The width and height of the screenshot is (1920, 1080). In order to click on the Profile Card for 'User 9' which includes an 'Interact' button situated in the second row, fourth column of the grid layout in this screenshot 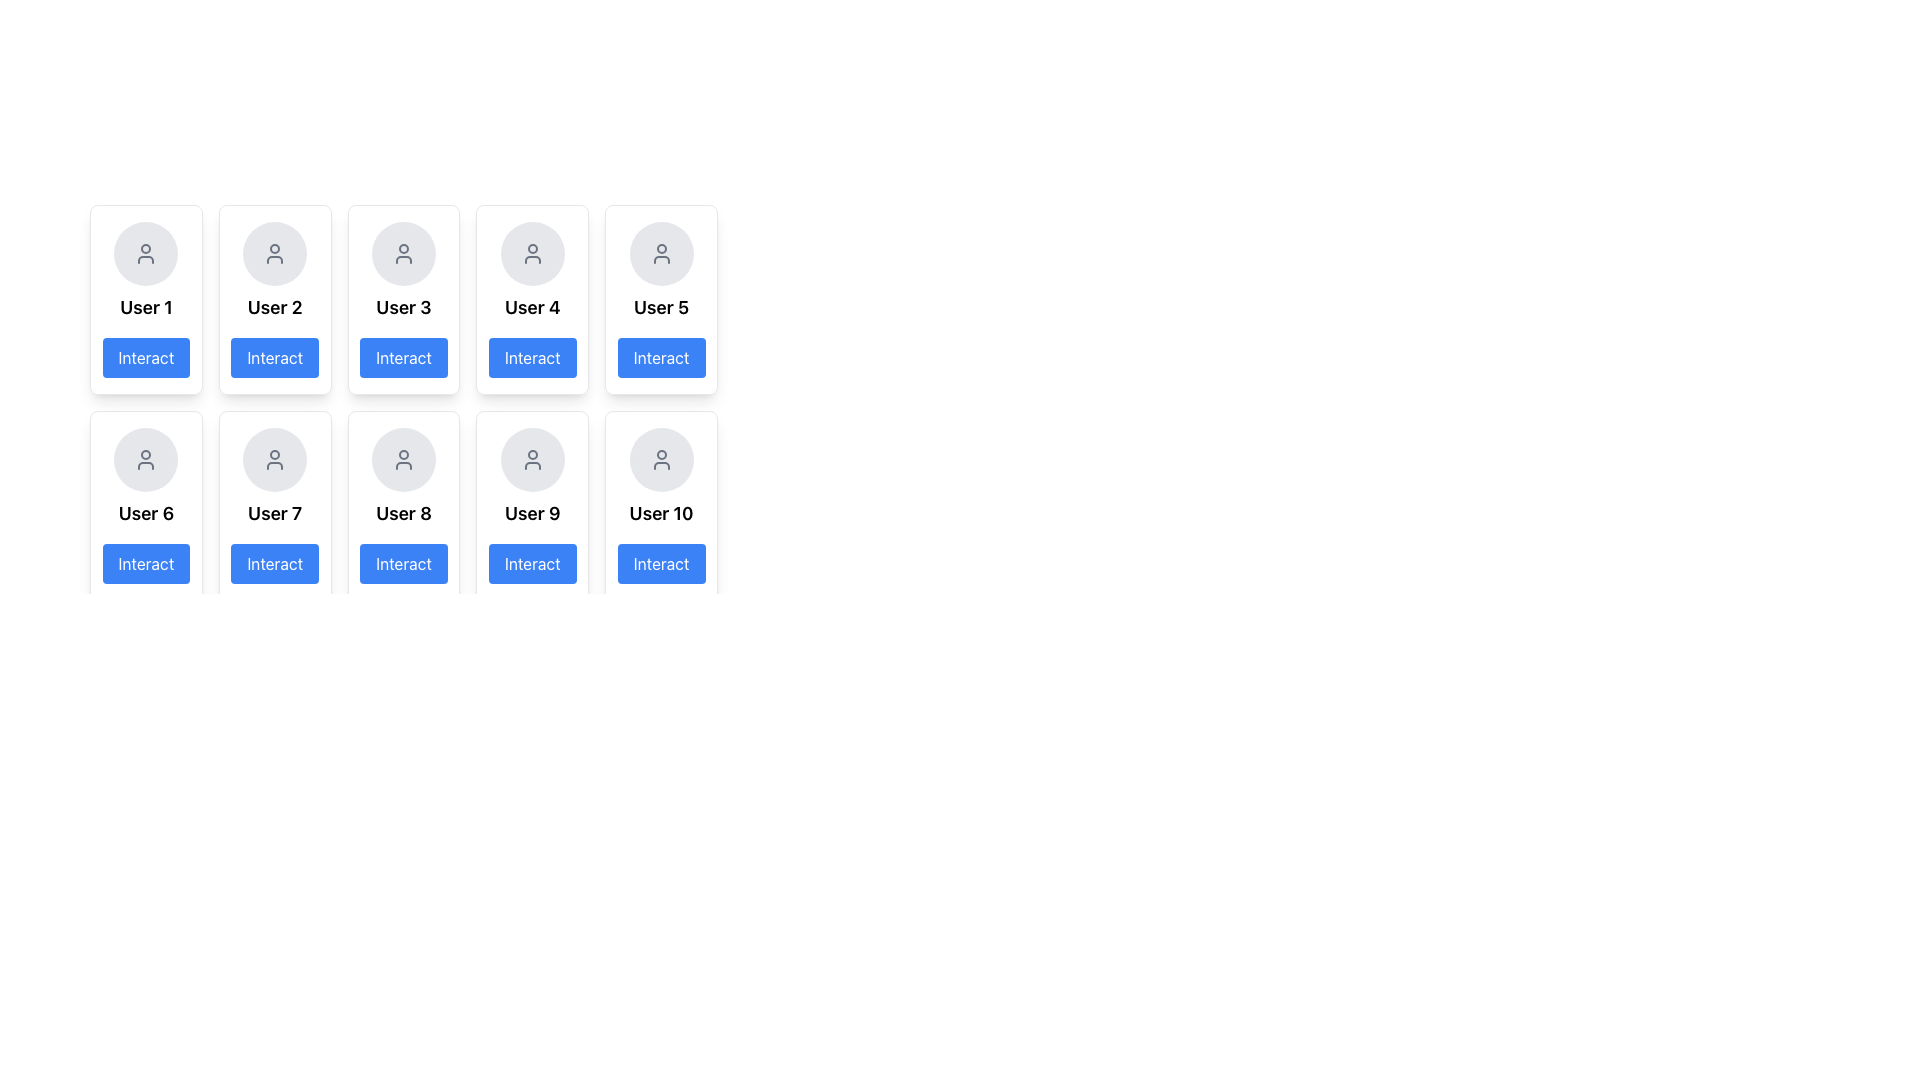, I will do `click(532, 504)`.